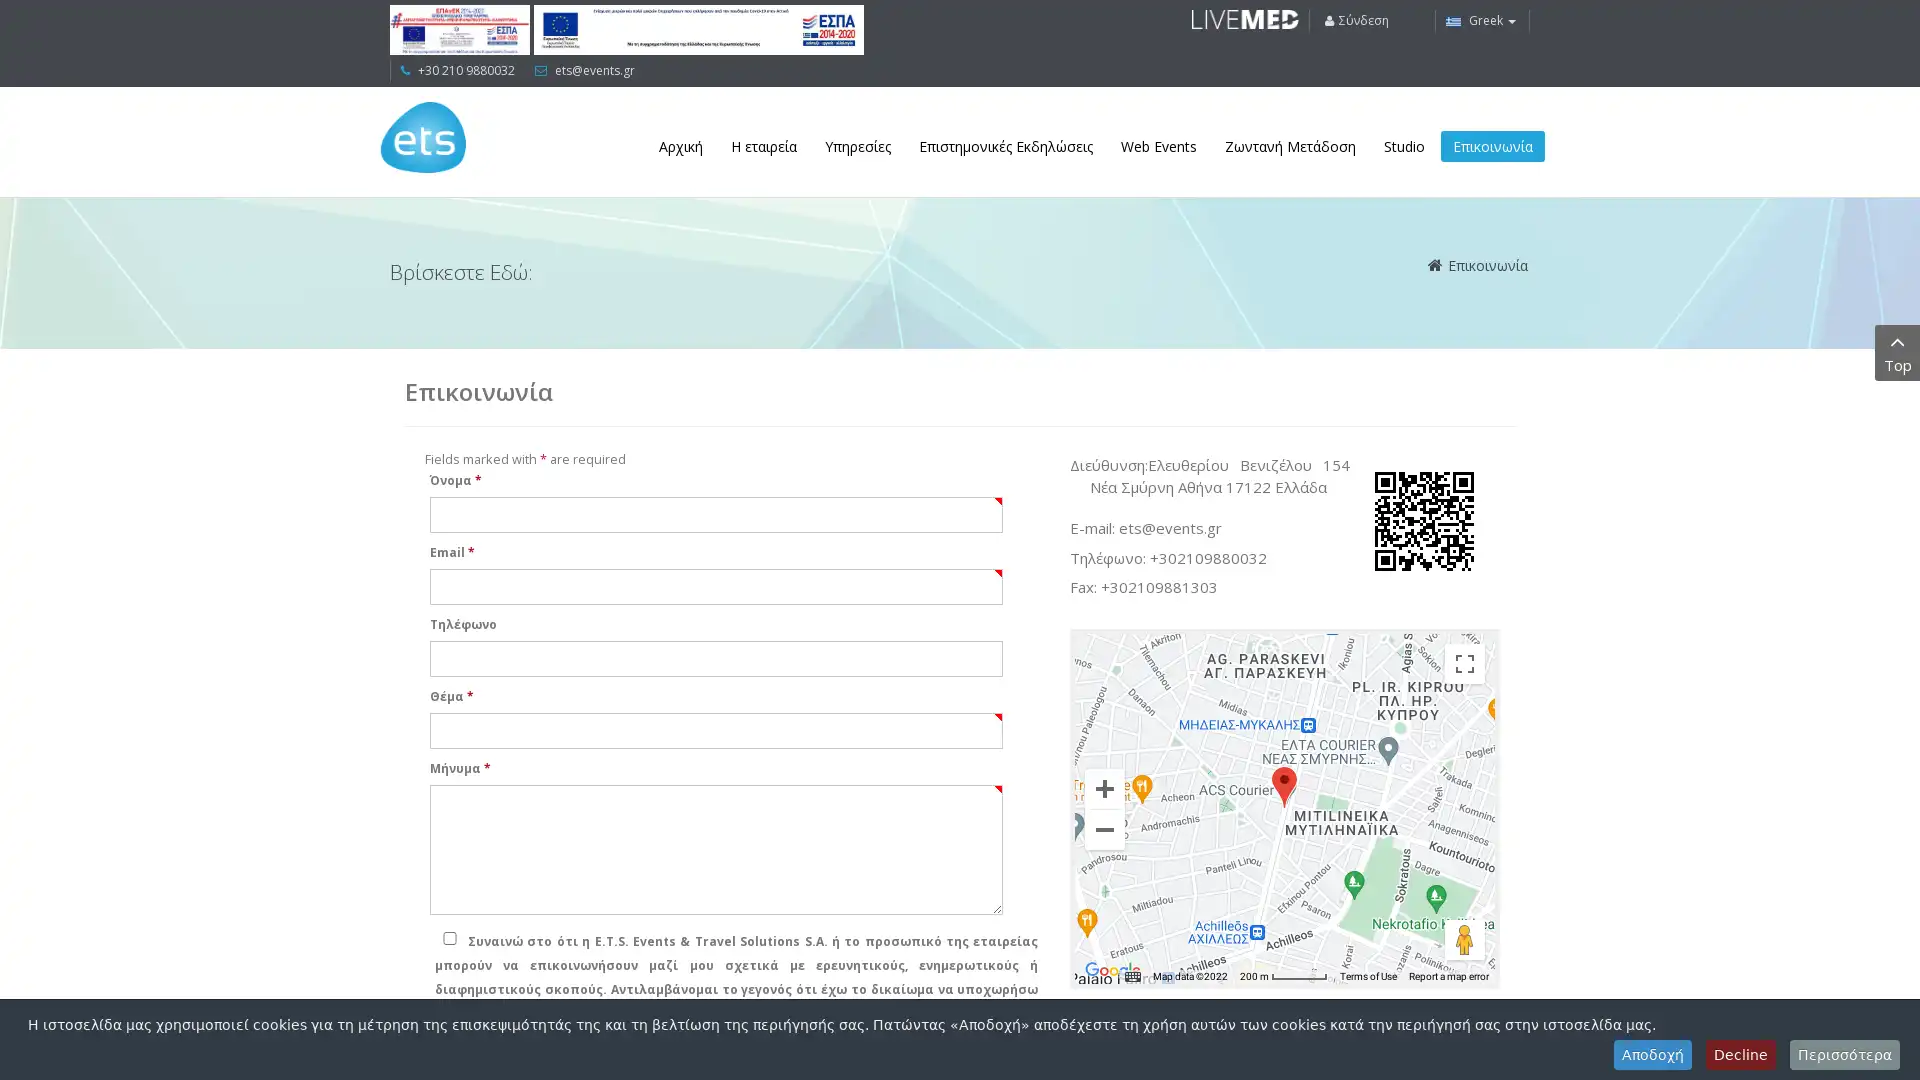 This screenshot has height=1080, width=1920. I want to click on Keyboard shortcuts, so click(1132, 974).